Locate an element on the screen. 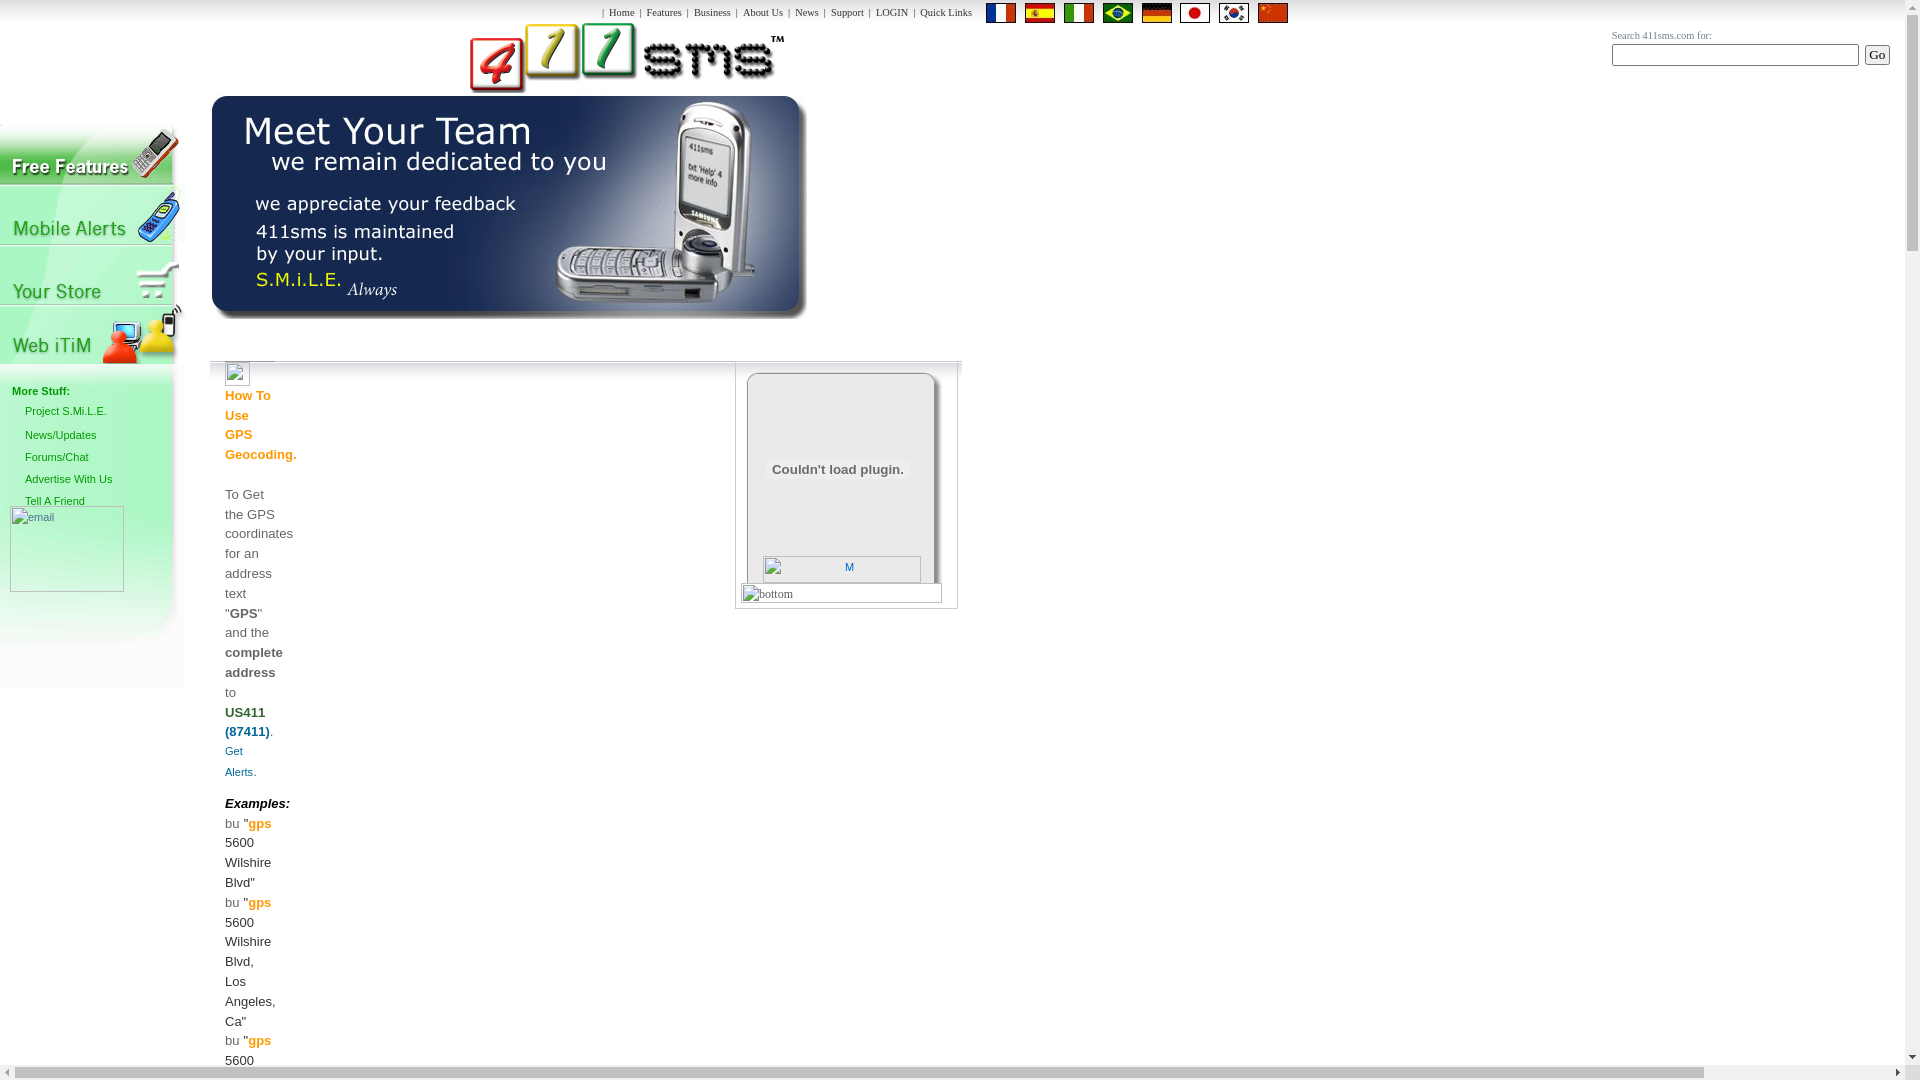  'en|ja' is located at coordinates (1195, 12).